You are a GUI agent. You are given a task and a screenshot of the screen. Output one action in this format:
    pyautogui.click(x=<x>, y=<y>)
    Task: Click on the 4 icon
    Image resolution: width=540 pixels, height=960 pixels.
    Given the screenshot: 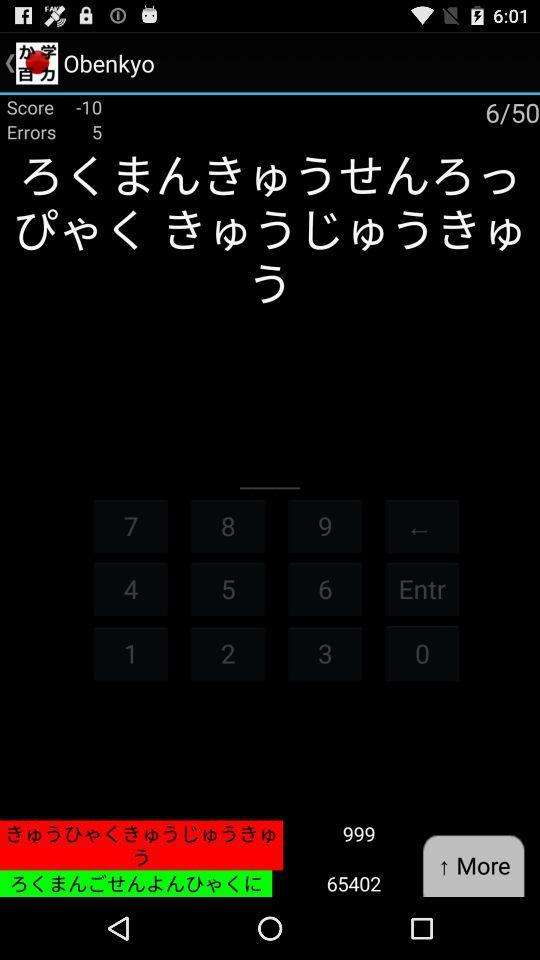 What is the action you would take?
    pyautogui.click(x=130, y=588)
    